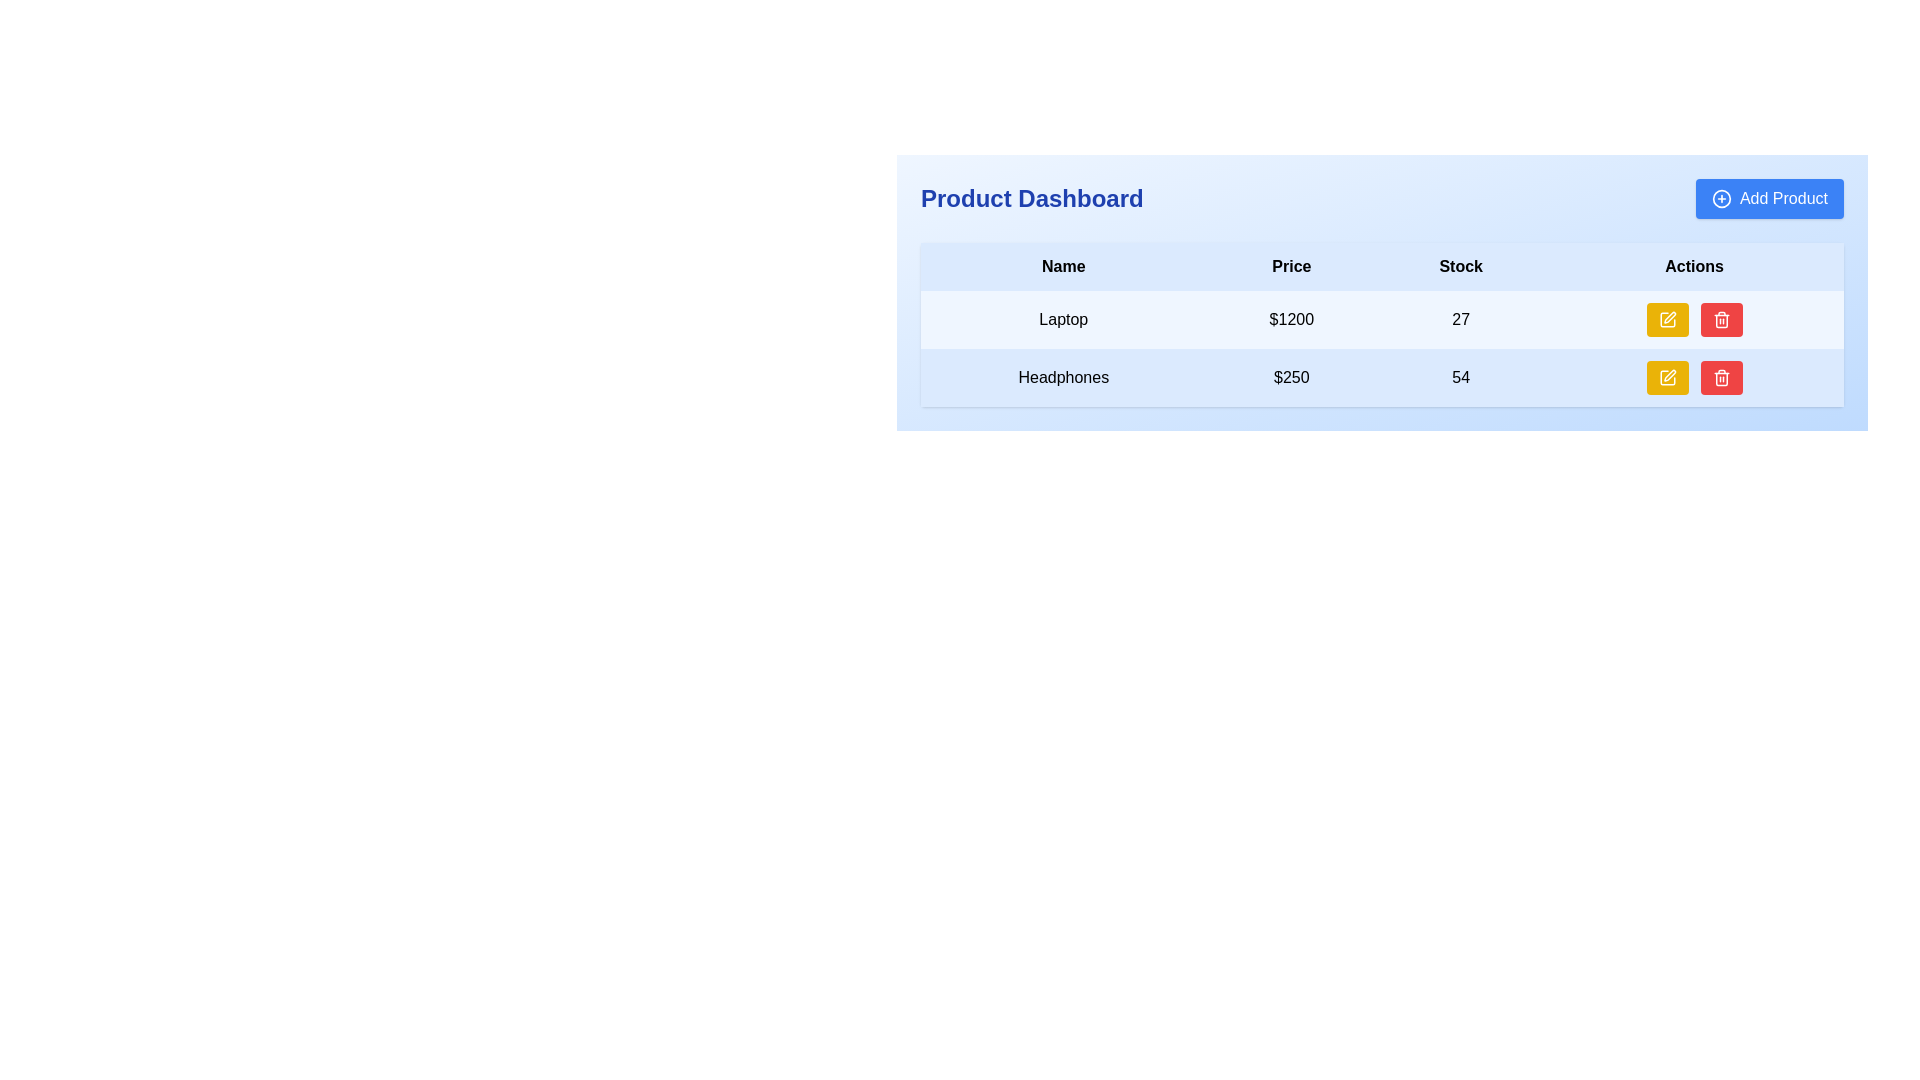 The image size is (1920, 1080). Describe the element at coordinates (1291, 378) in the screenshot. I see `the price display for 'Headphones', which is the second cell in the 'Price' column of the data table` at that location.